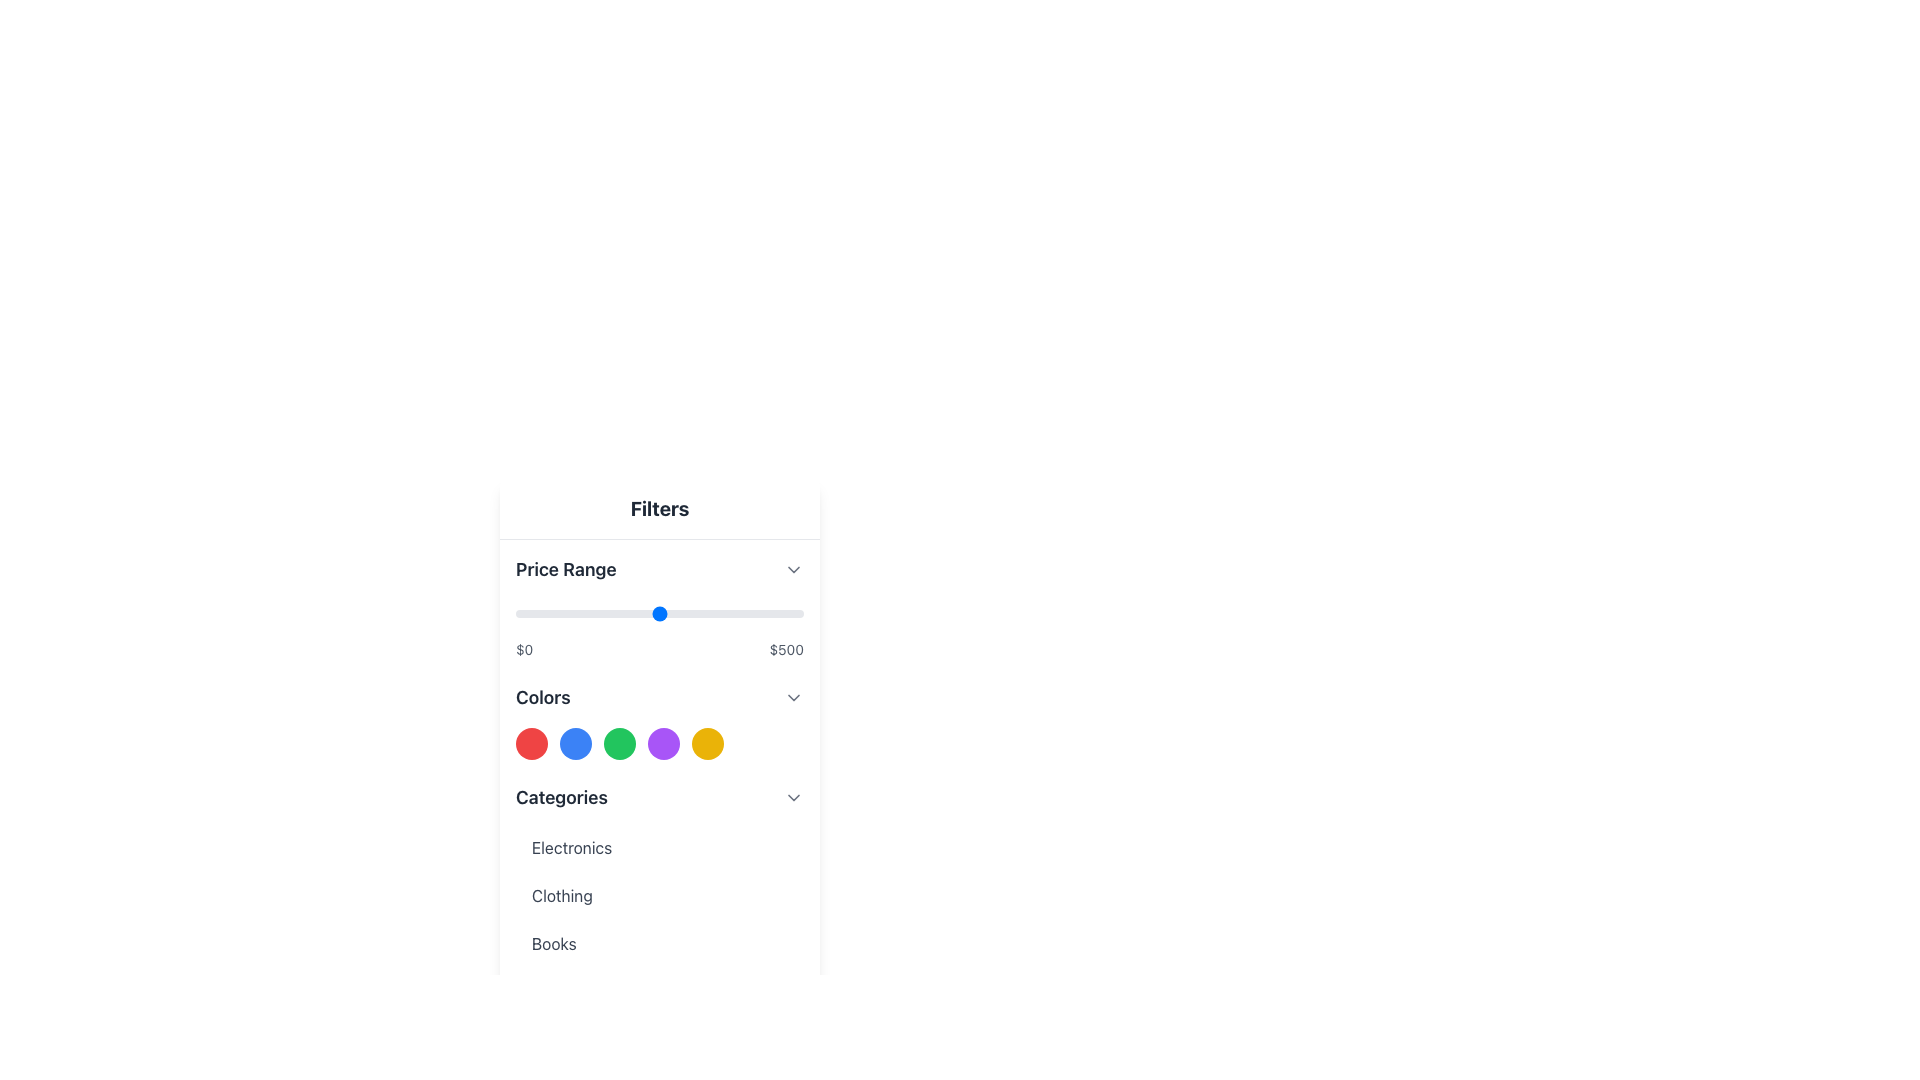 The width and height of the screenshot is (1920, 1080). What do you see at coordinates (660, 508) in the screenshot?
I see `the Text Label at the top of the sidebar, which serves as a header for the filters available below it` at bounding box center [660, 508].